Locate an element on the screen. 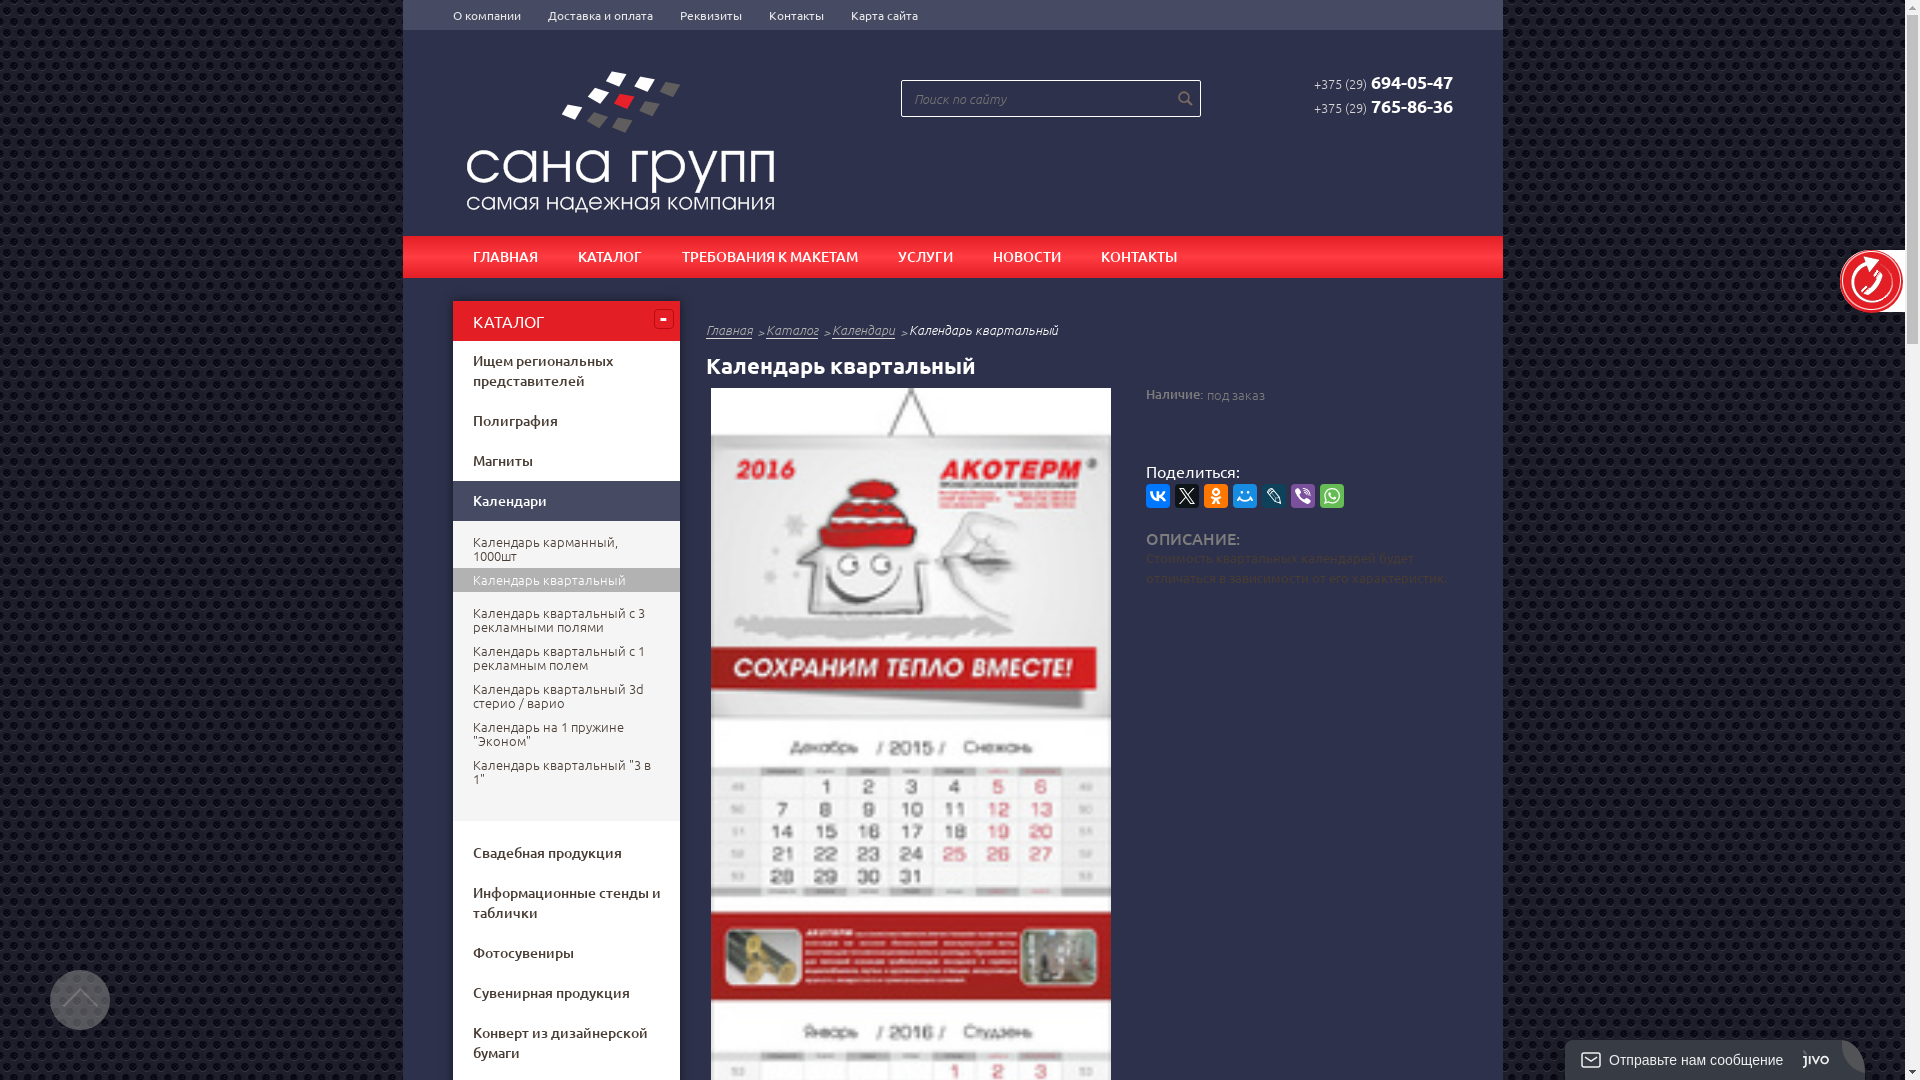 The image size is (1920, 1080). '+375 (29)765-86-36' is located at coordinates (1382, 107).